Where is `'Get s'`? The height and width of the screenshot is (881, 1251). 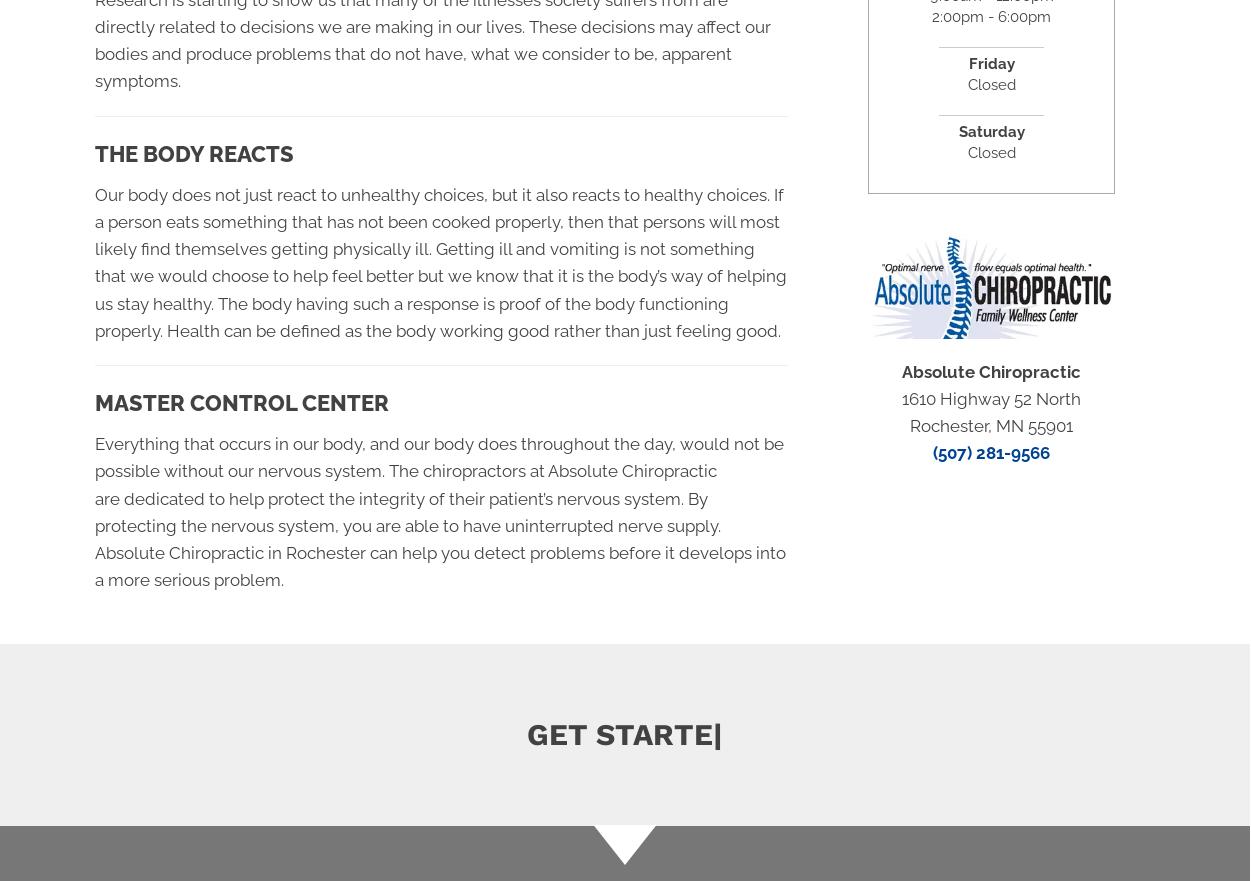 'Get s' is located at coordinates (619, 734).